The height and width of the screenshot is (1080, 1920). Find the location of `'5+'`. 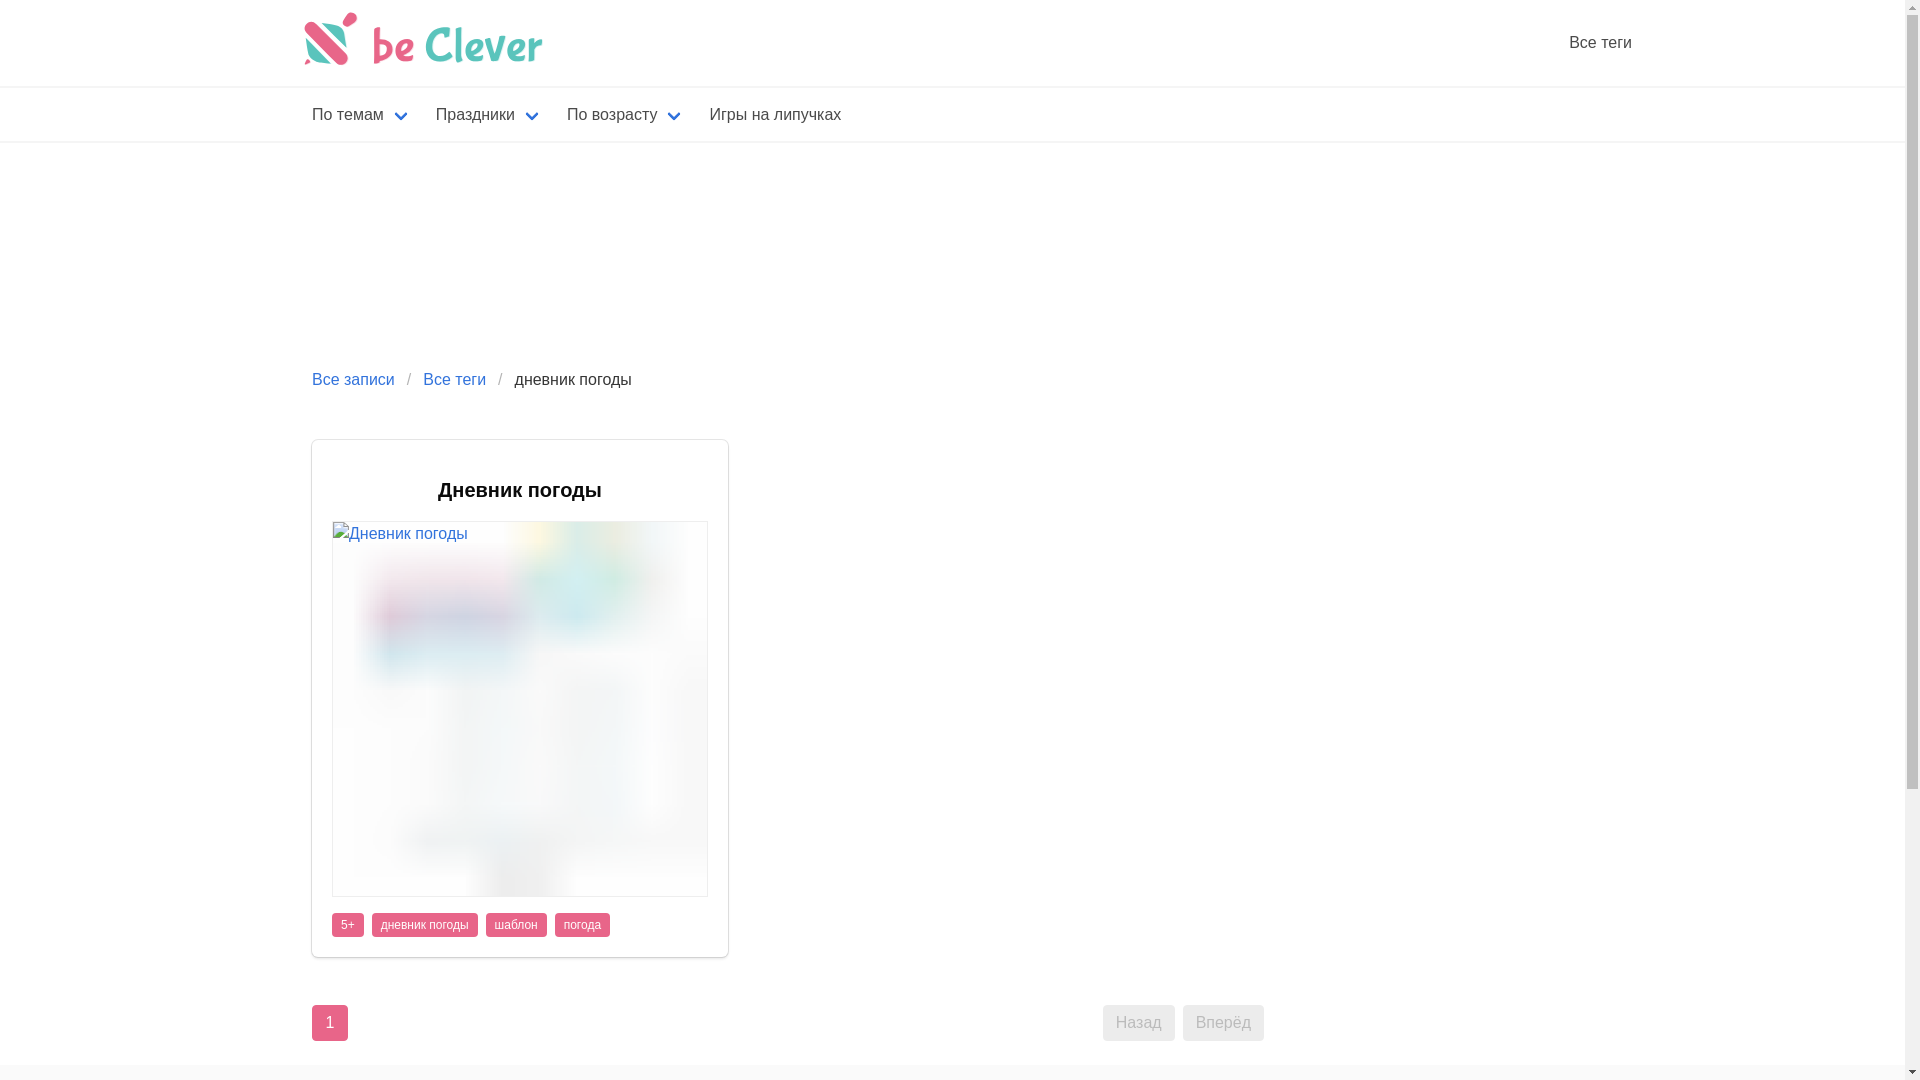

'5+' is located at coordinates (347, 925).